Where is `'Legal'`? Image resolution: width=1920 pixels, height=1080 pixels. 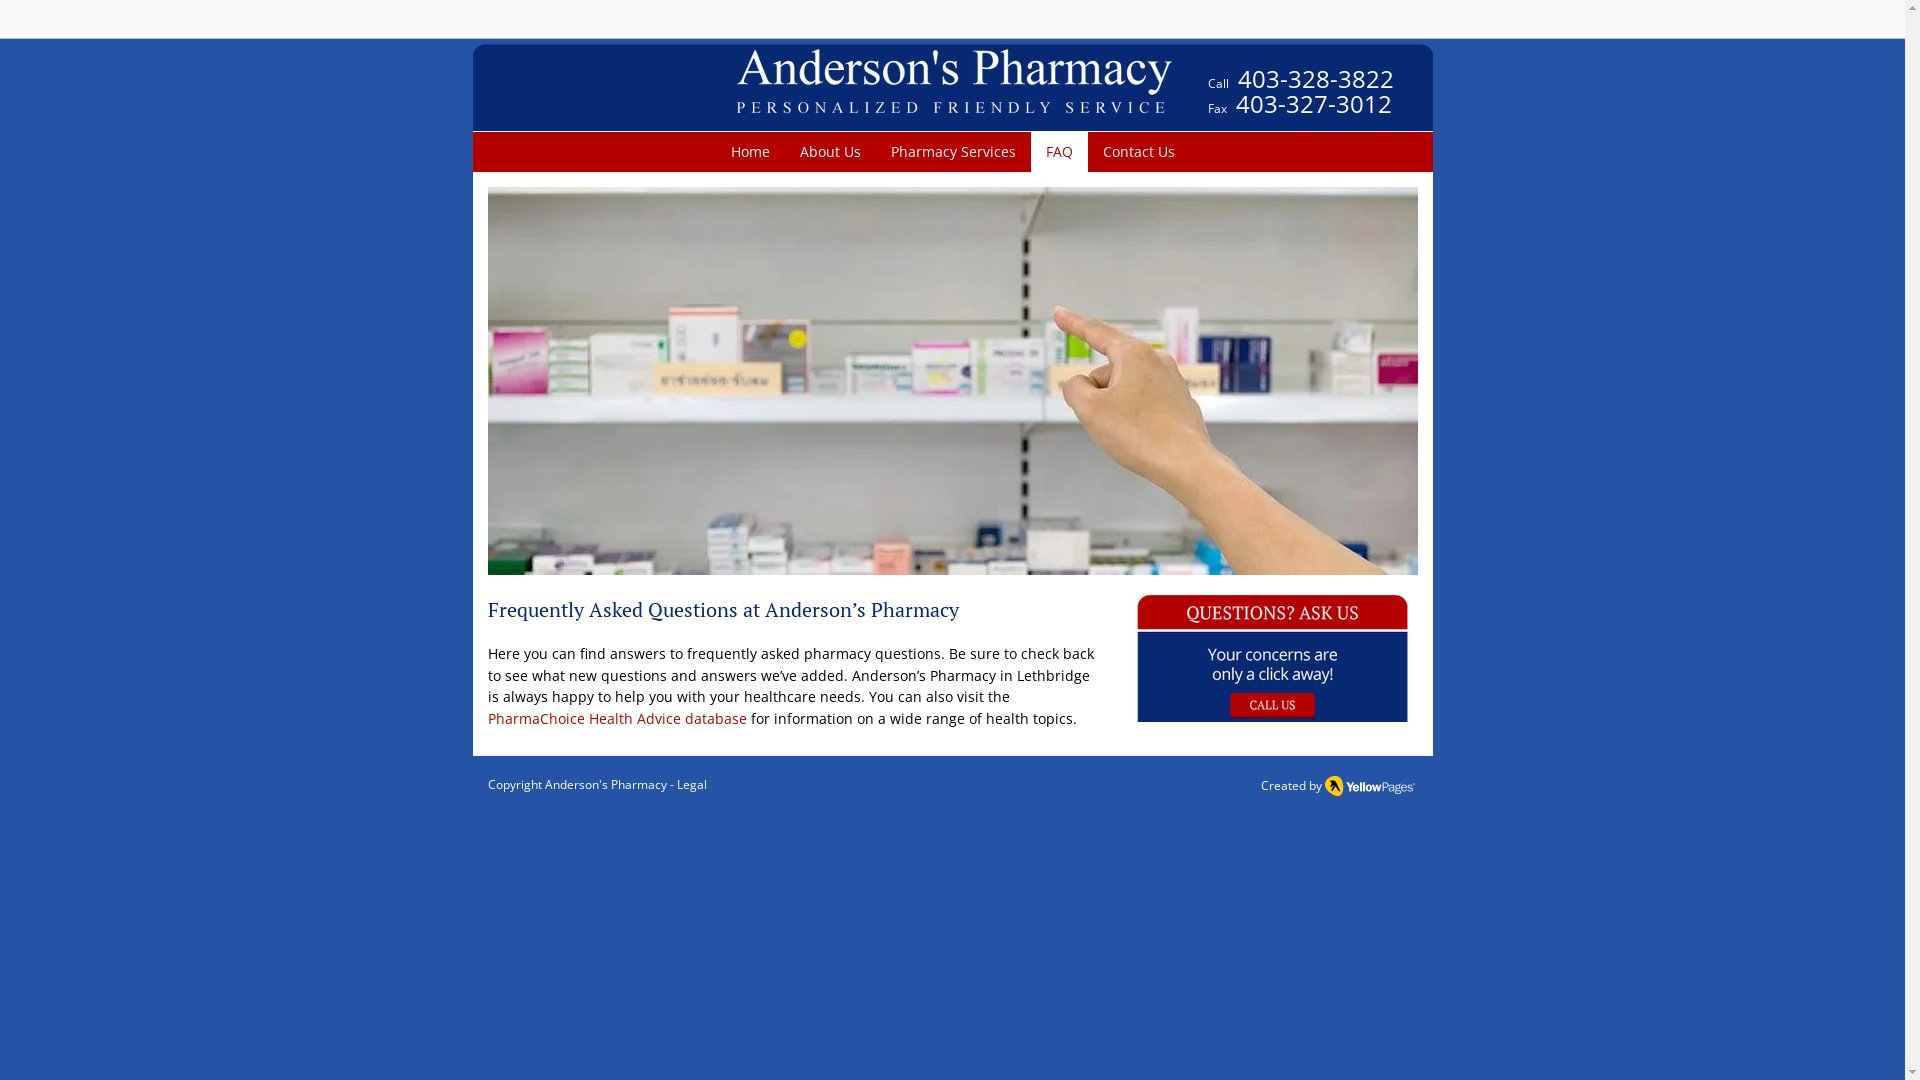
'Legal' is located at coordinates (676, 783).